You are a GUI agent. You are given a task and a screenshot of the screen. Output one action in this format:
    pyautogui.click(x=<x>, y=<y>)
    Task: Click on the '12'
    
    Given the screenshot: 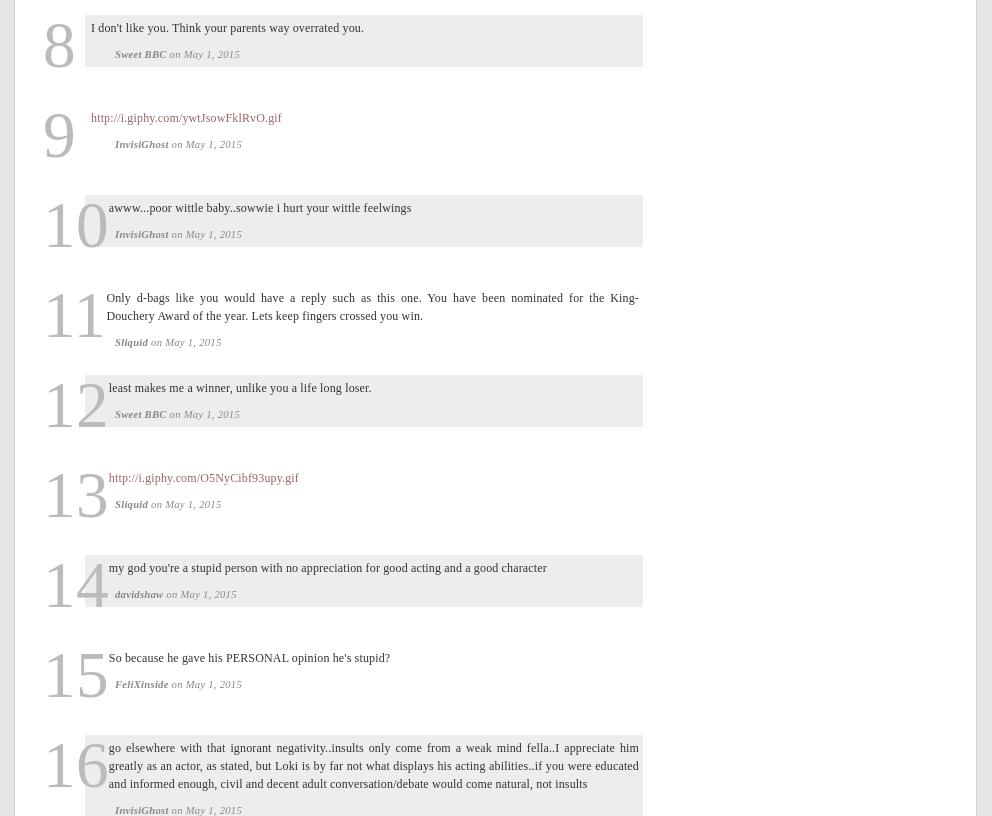 What is the action you would take?
    pyautogui.click(x=75, y=404)
    